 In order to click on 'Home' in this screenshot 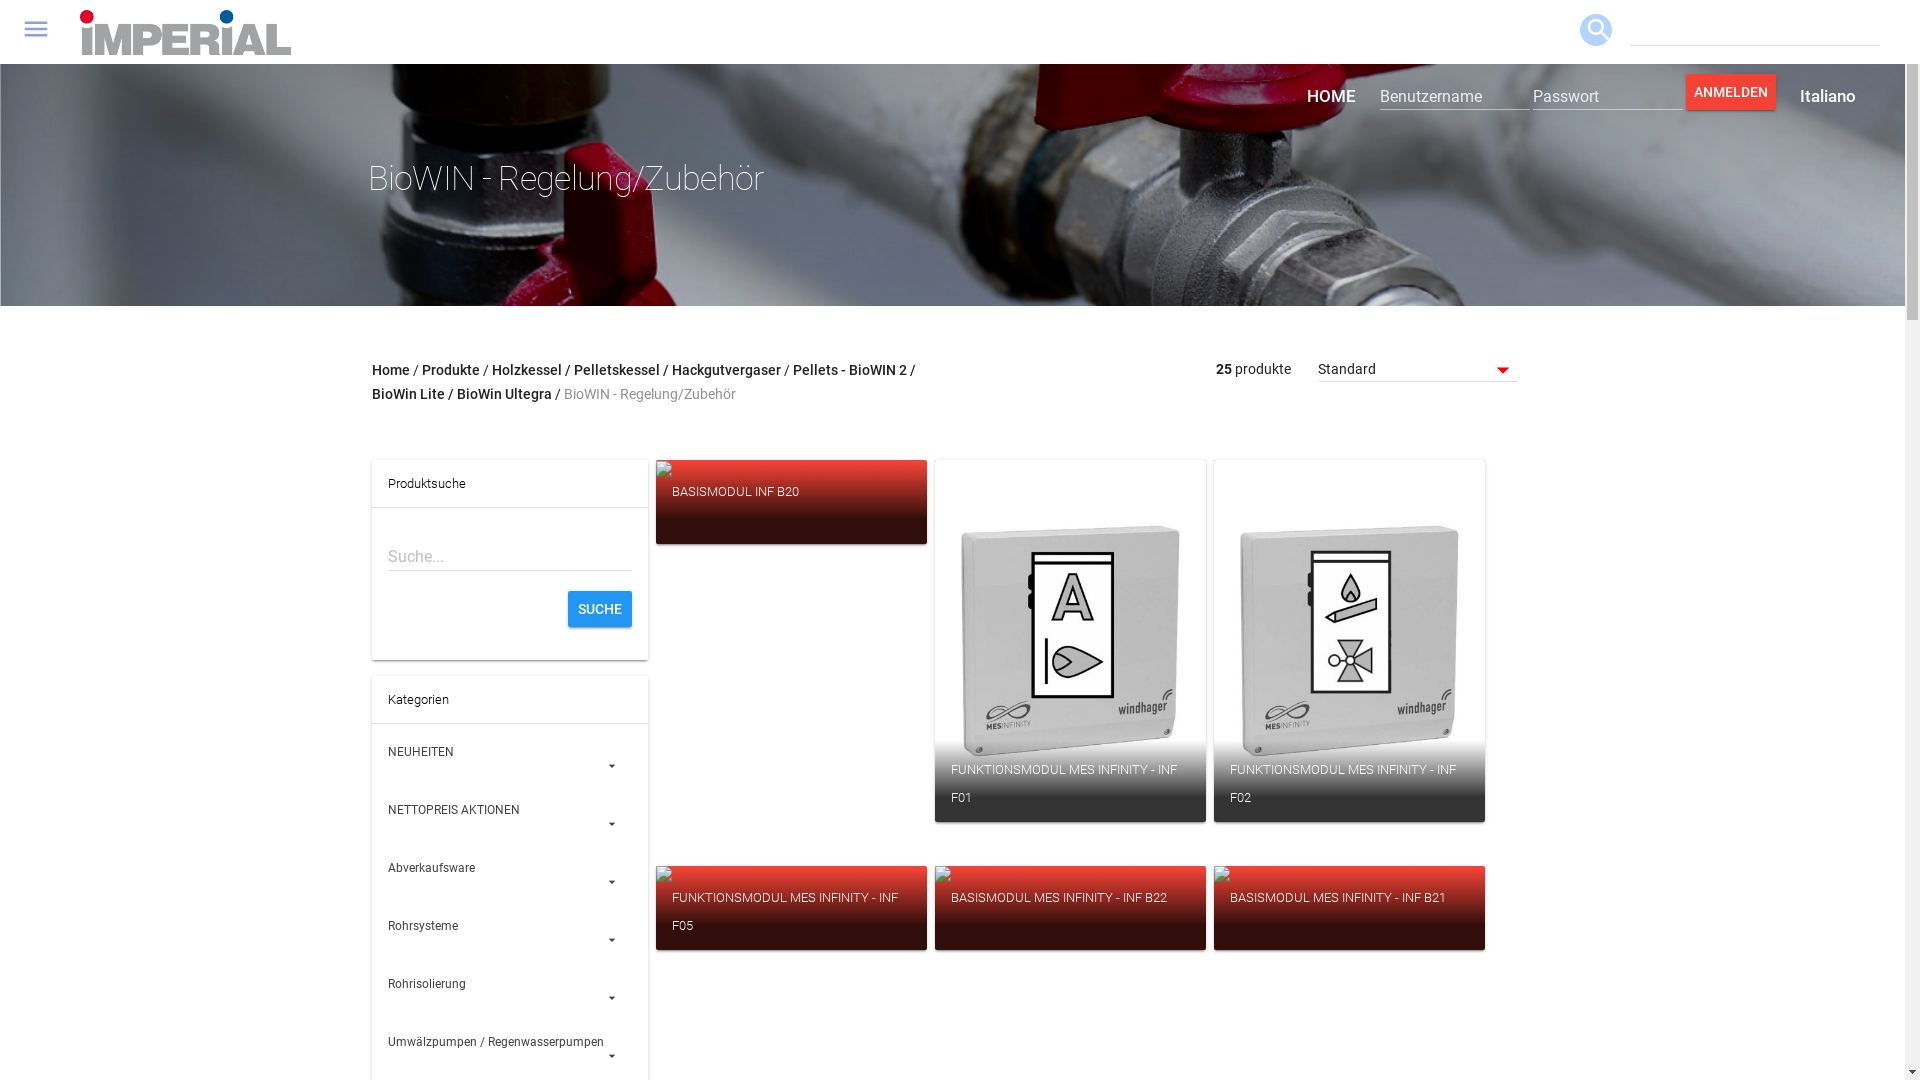, I will do `click(390, 370)`.